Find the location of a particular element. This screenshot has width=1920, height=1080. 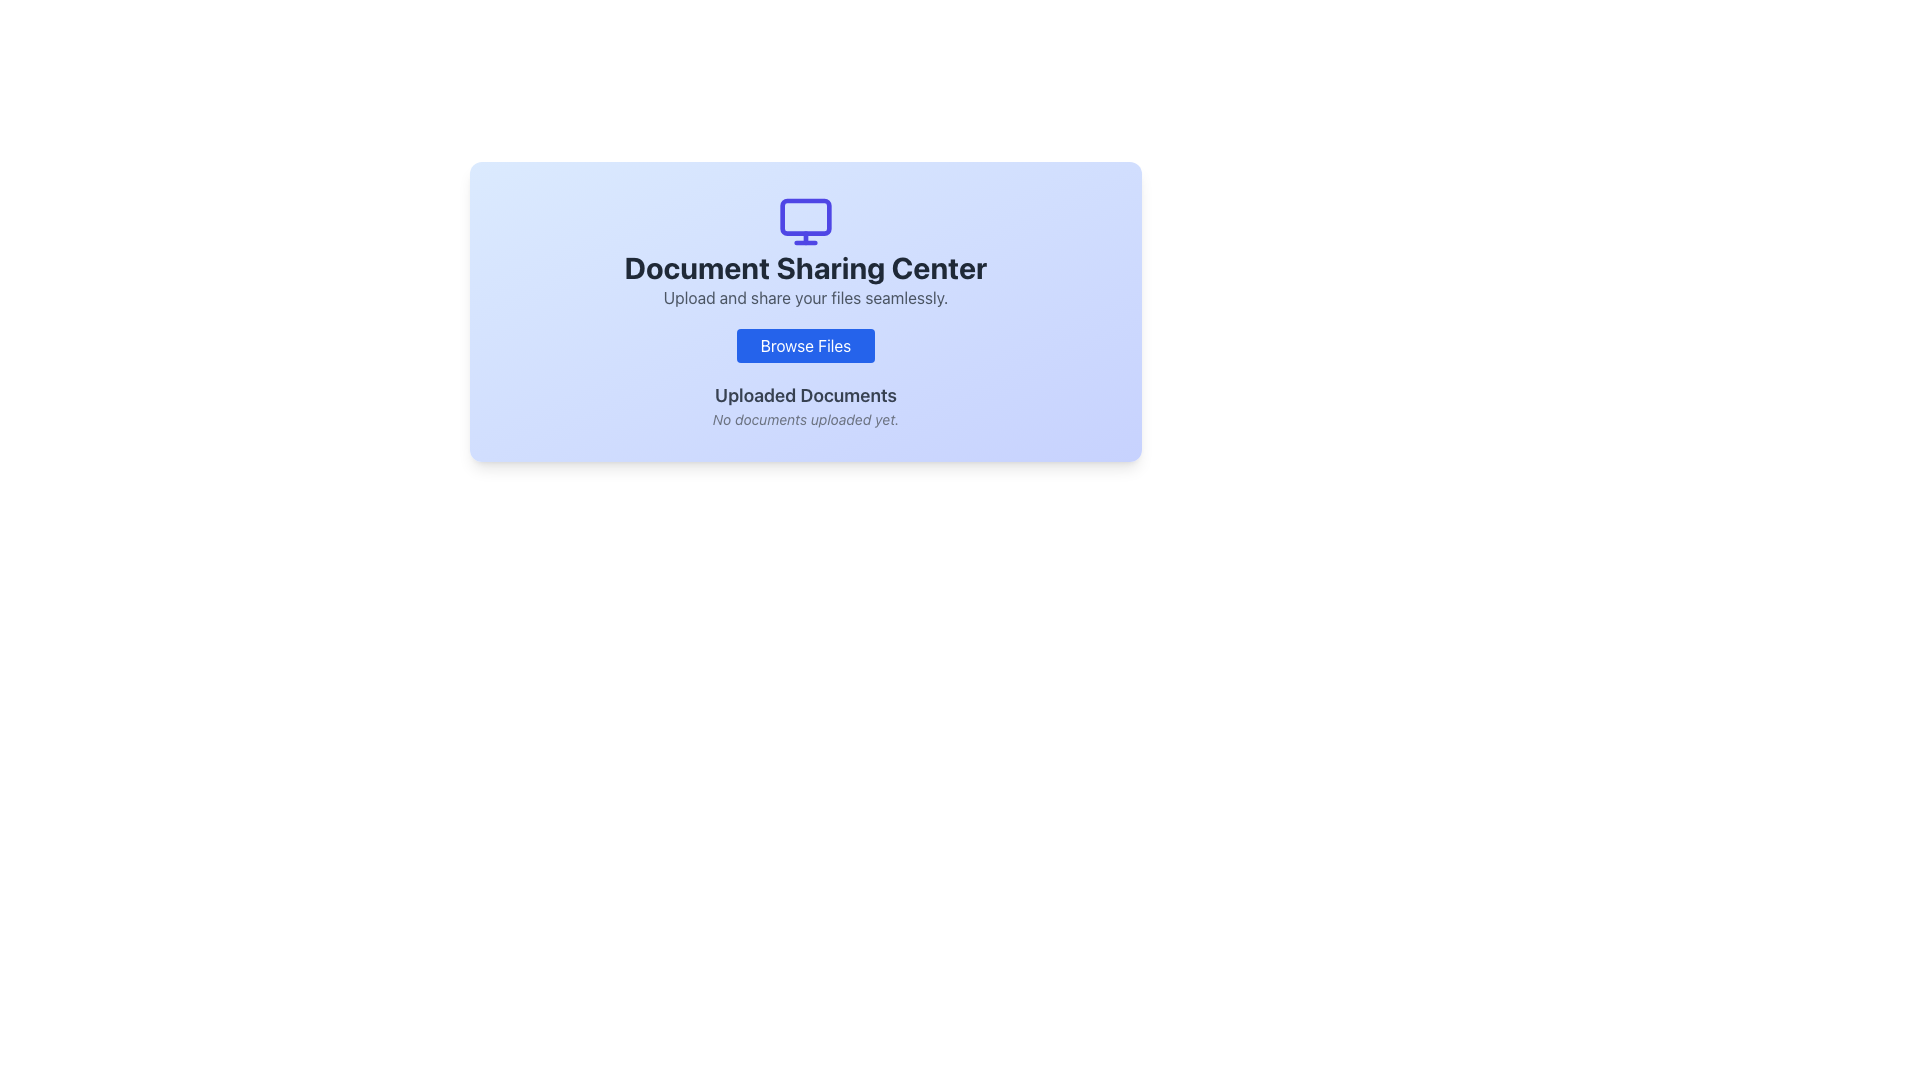

the text display element that contains the header 'Uploaded Documents' and the message 'No documents uploaded yet.' is located at coordinates (806, 405).